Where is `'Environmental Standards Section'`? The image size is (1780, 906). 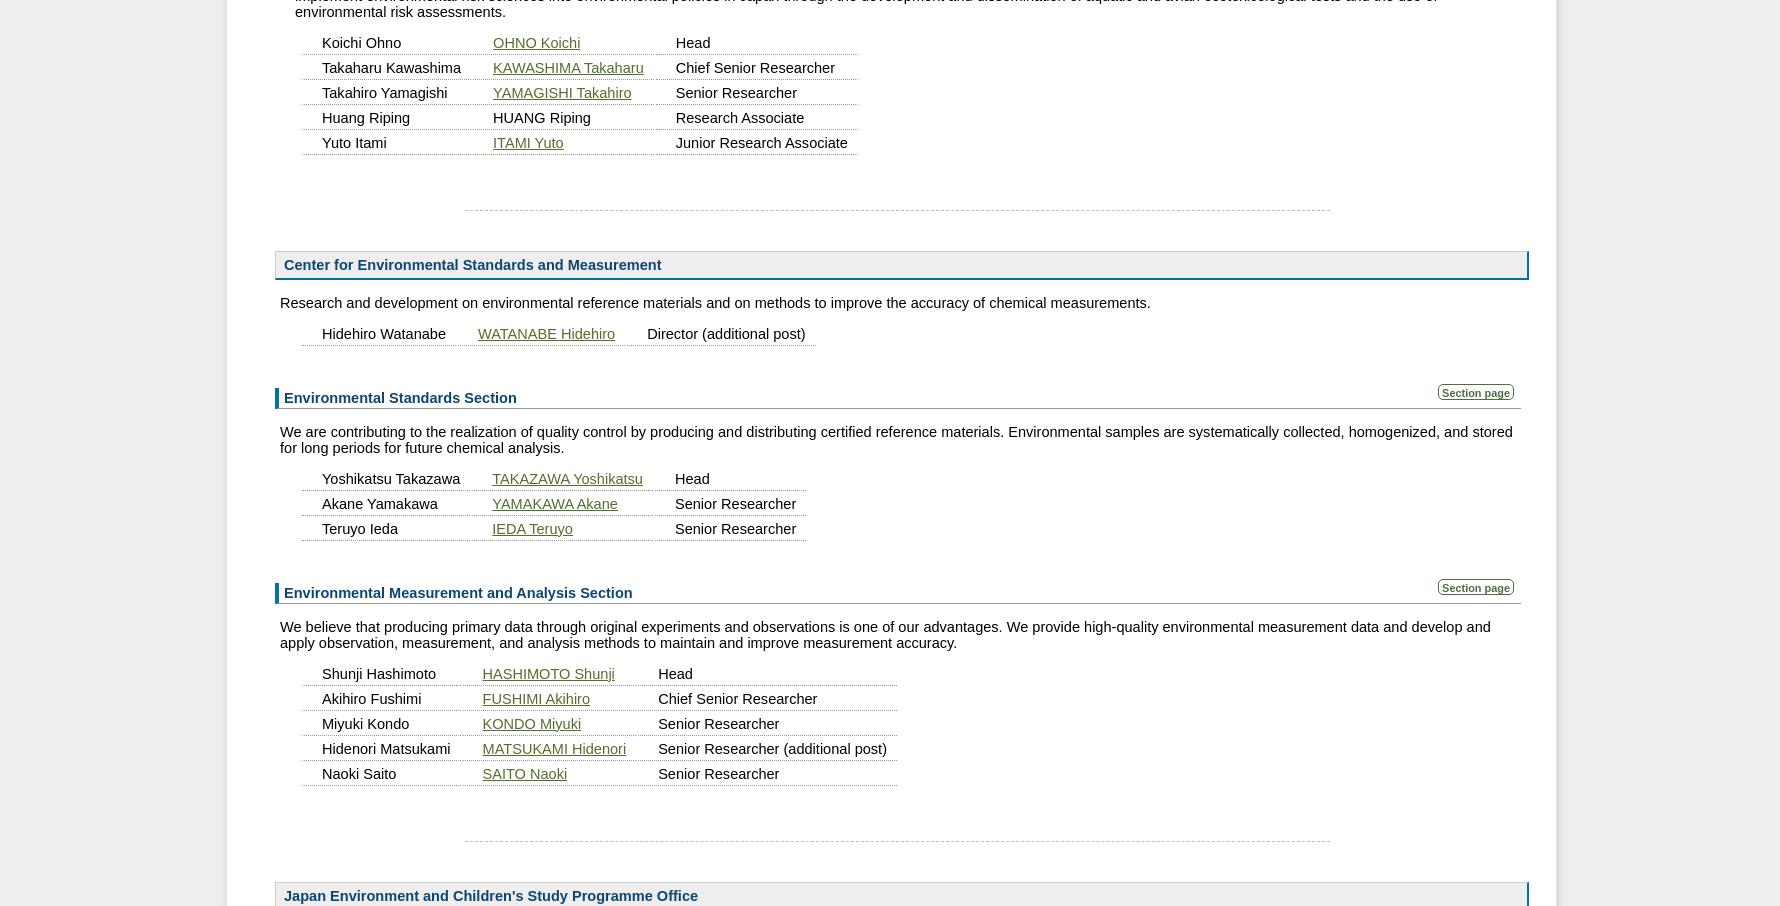
'Environmental Standards Section' is located at coordinates (398, 396).